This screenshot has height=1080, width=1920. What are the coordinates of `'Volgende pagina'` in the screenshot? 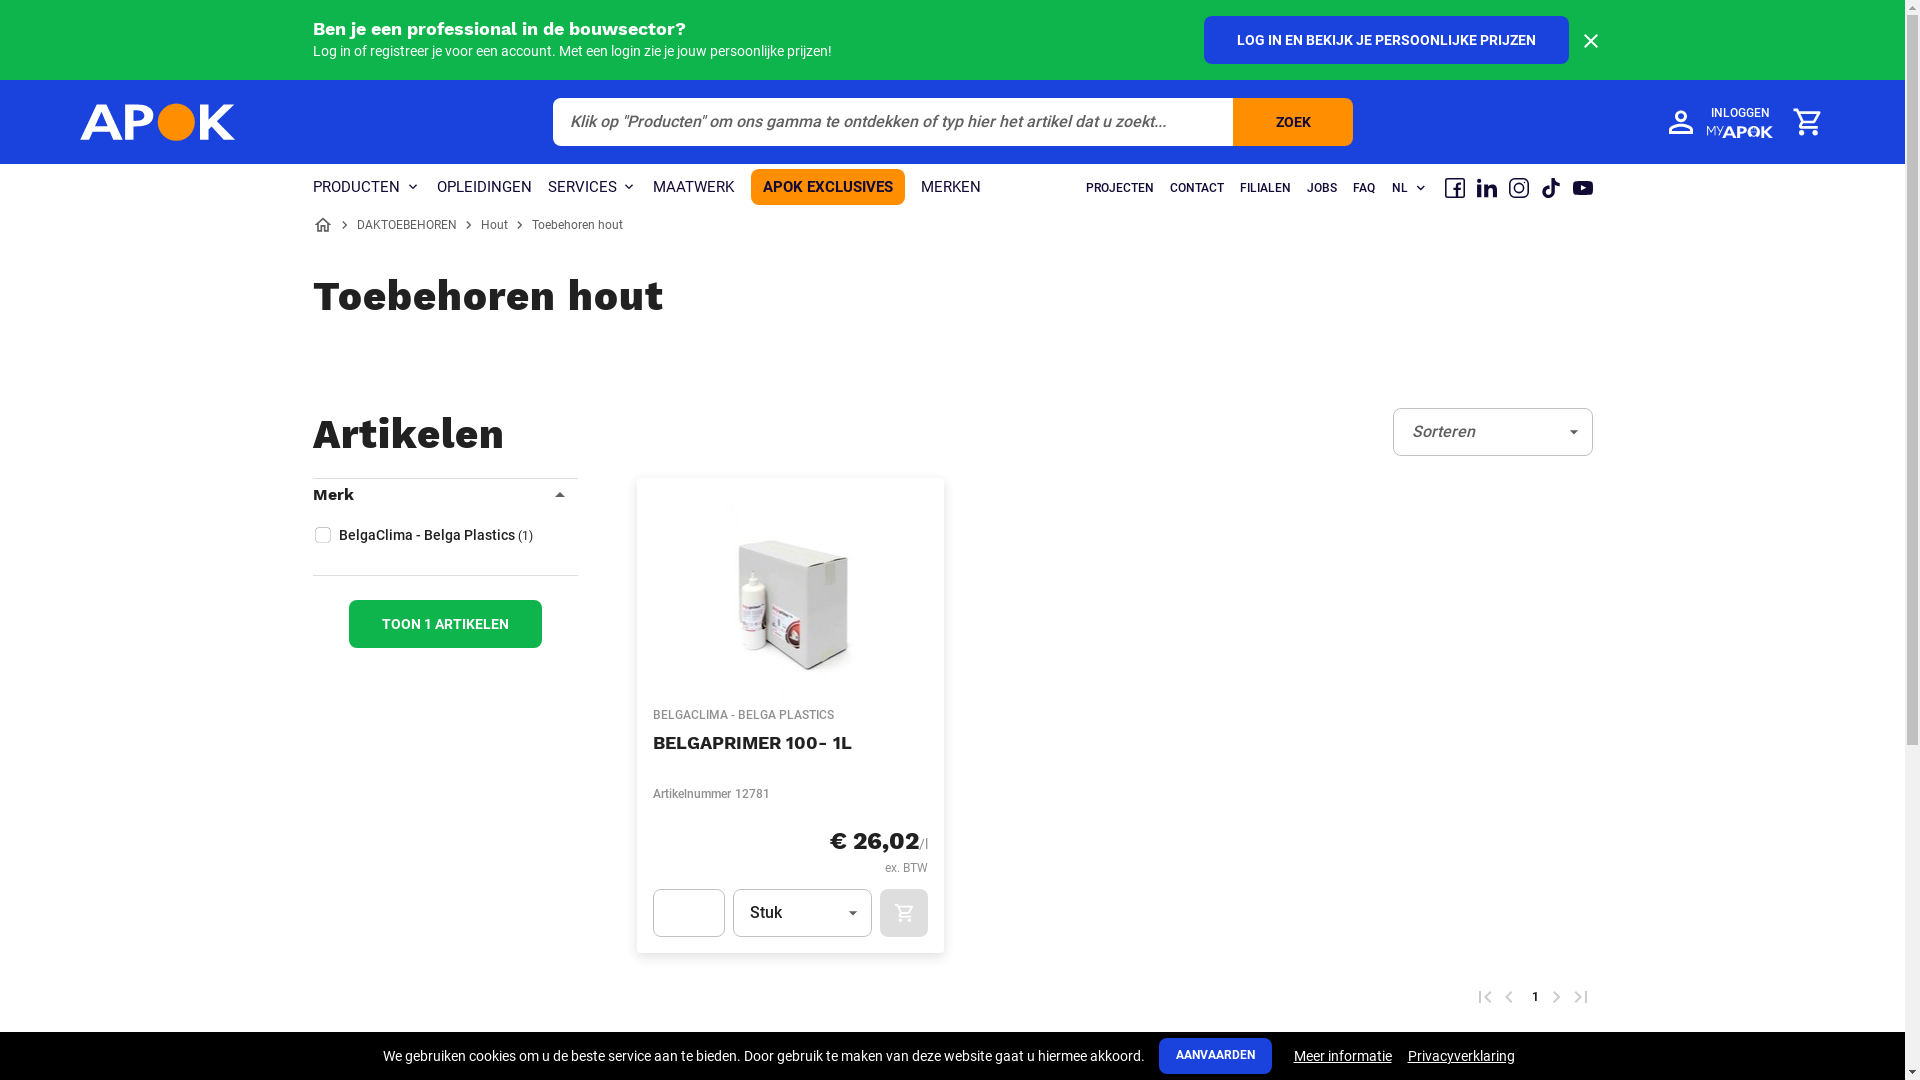 It's located at (1554, 996).